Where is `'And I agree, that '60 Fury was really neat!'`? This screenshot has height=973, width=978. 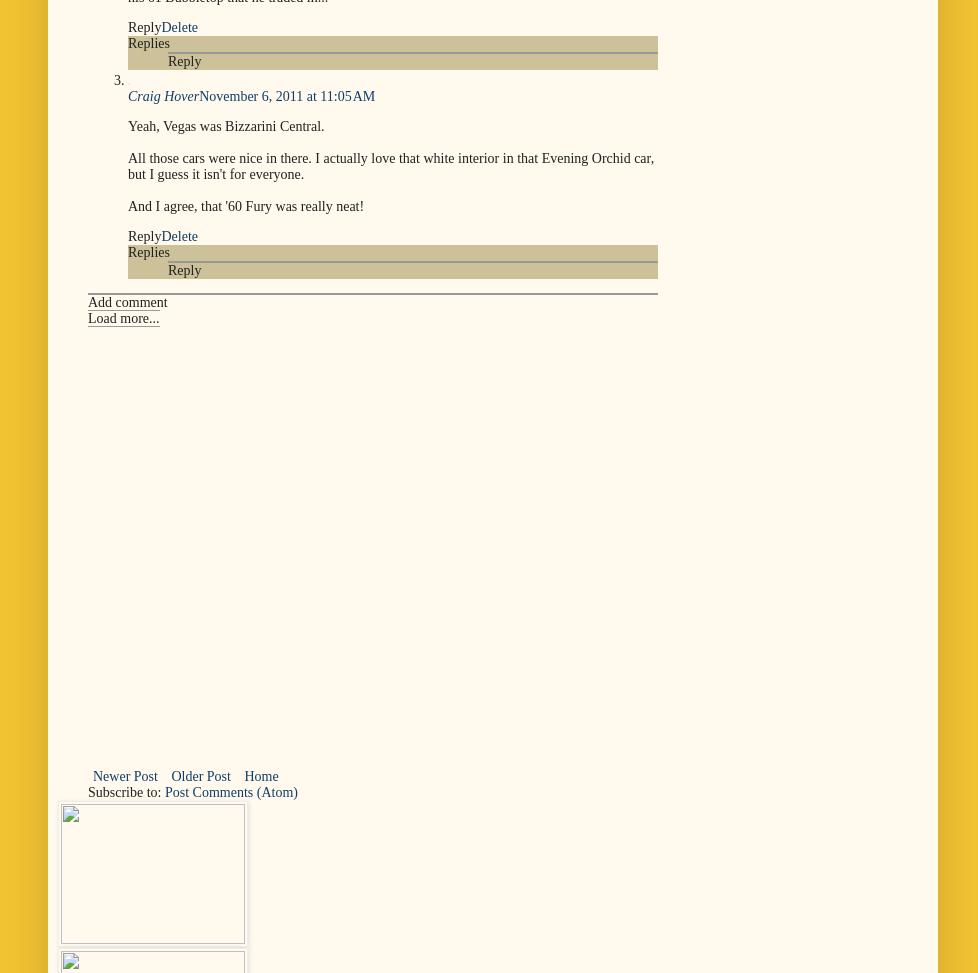
'And I agree, that '60 Fury was really neat!' is located at coordinates (244, 205).